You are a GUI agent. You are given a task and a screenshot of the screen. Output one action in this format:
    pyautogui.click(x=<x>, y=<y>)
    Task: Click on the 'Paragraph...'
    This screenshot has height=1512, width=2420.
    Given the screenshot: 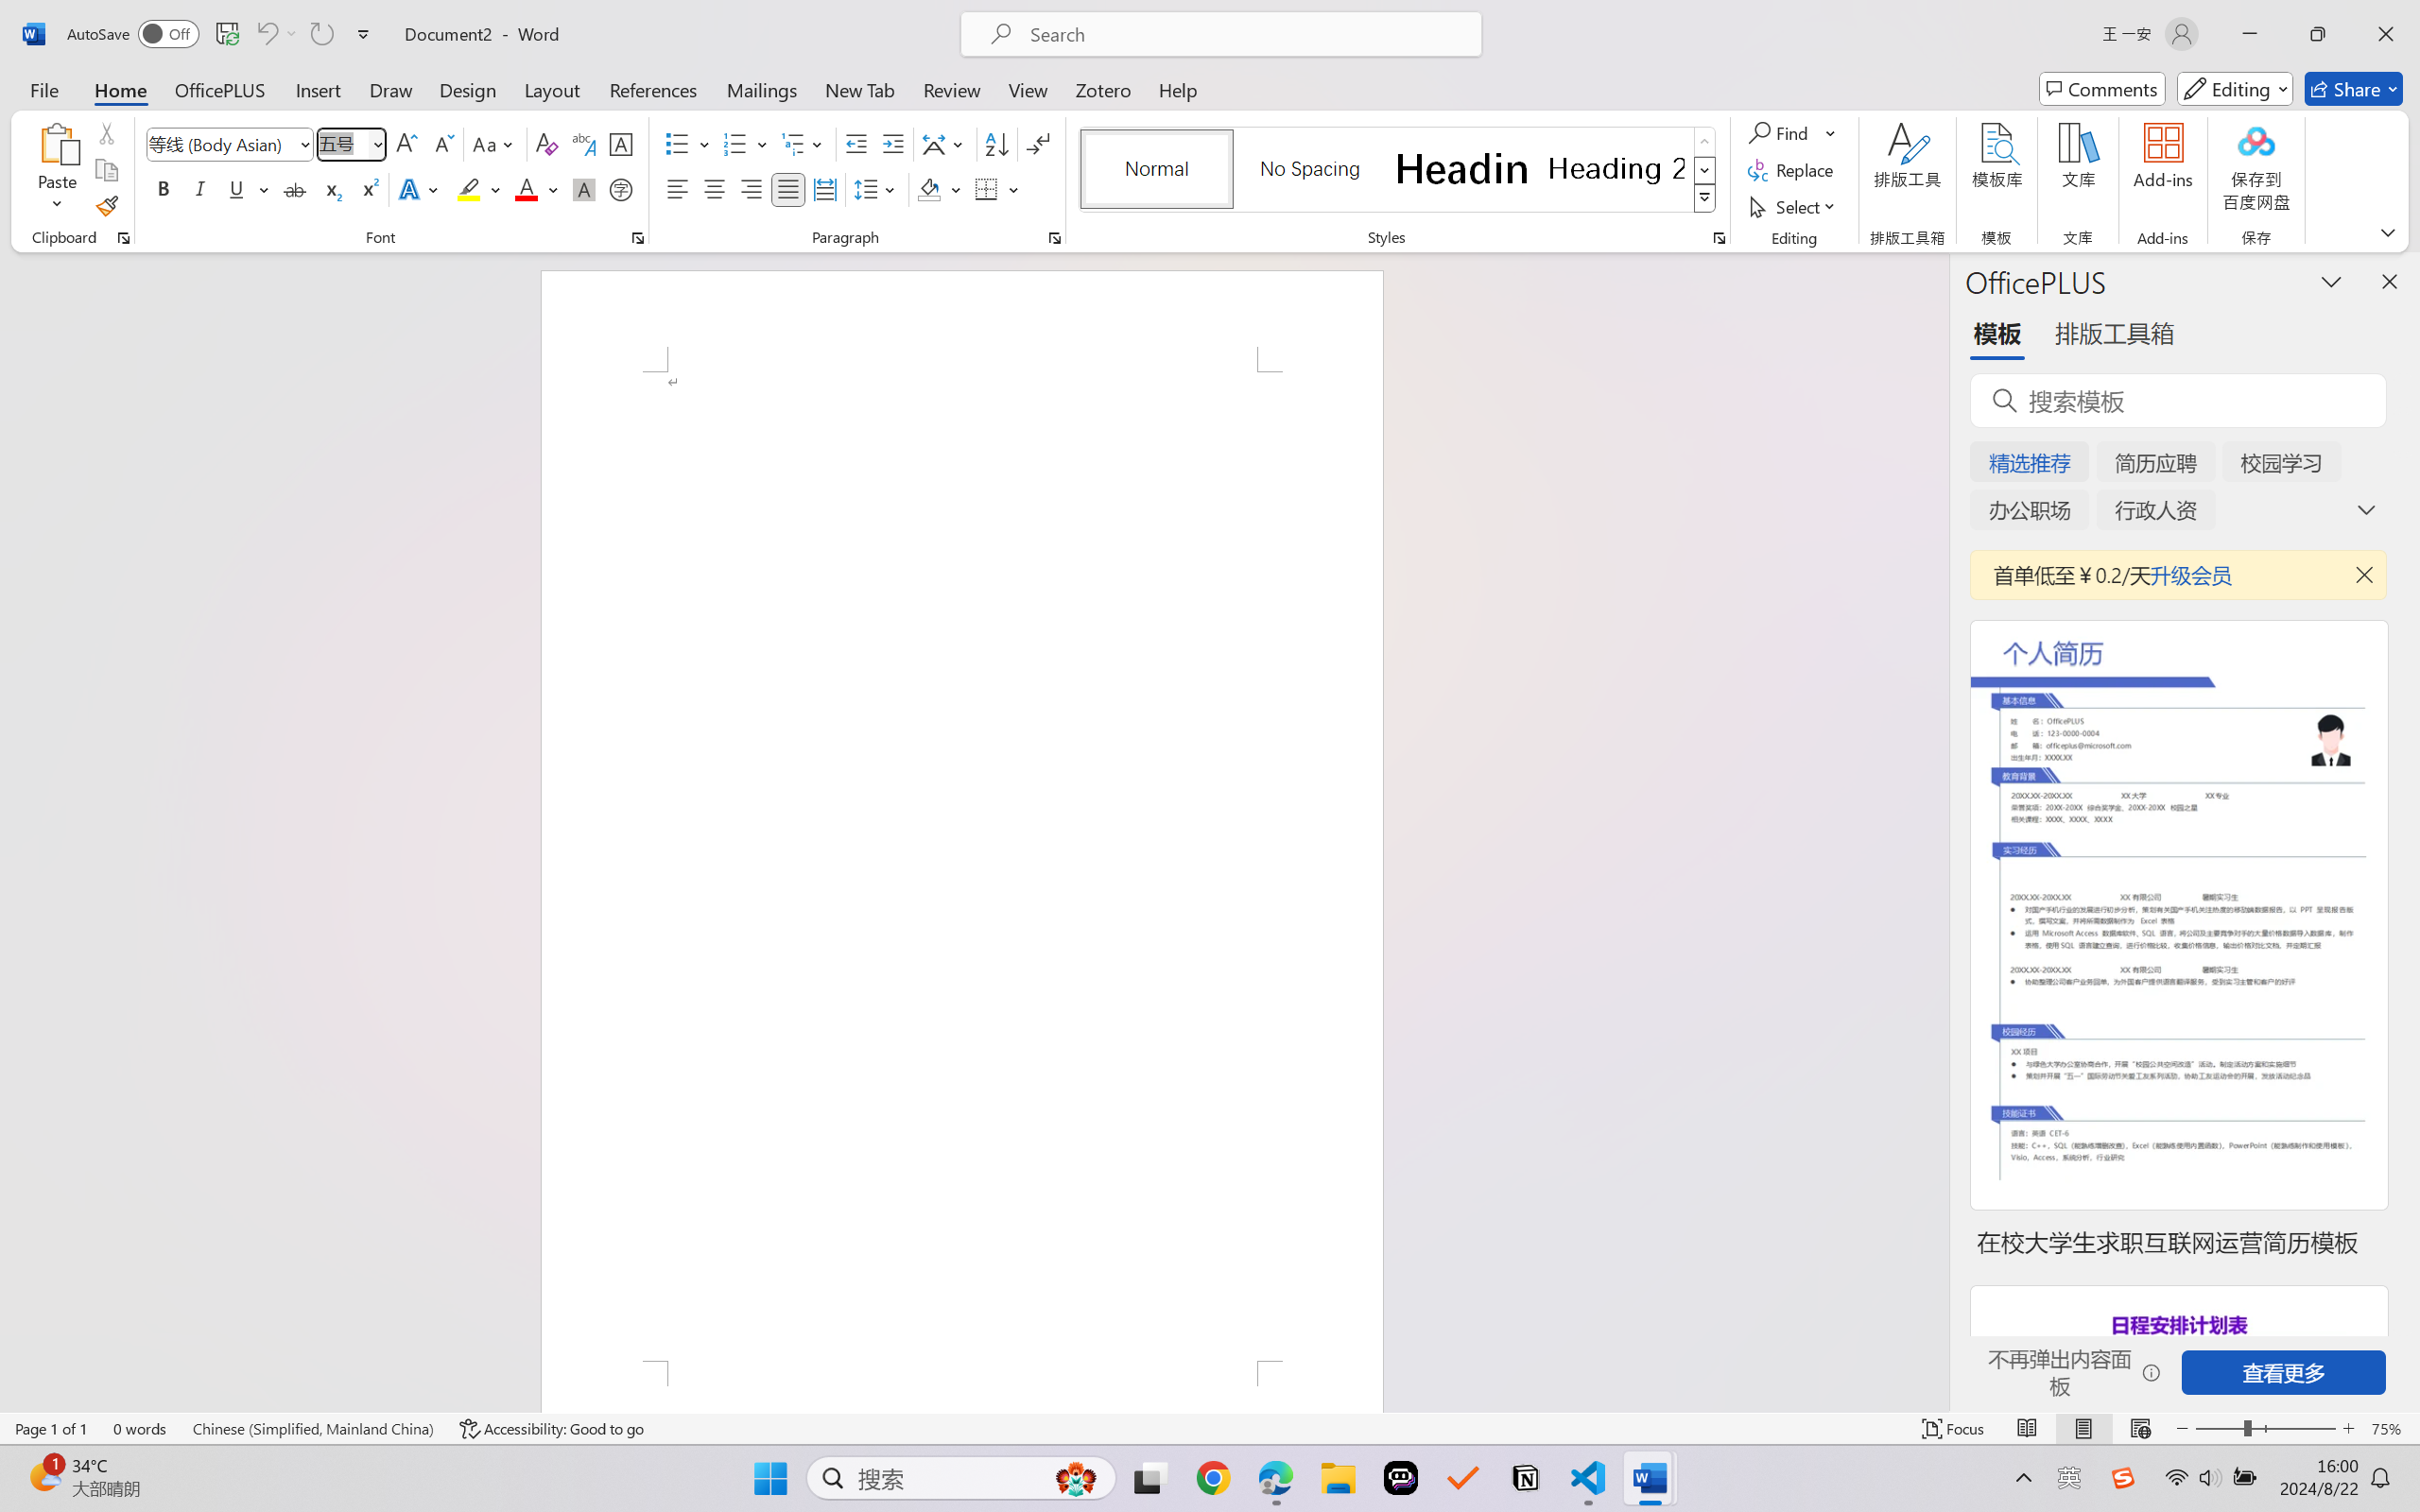 What is the action you would take?
    pyautogui.click(x=1054, y=237)
    